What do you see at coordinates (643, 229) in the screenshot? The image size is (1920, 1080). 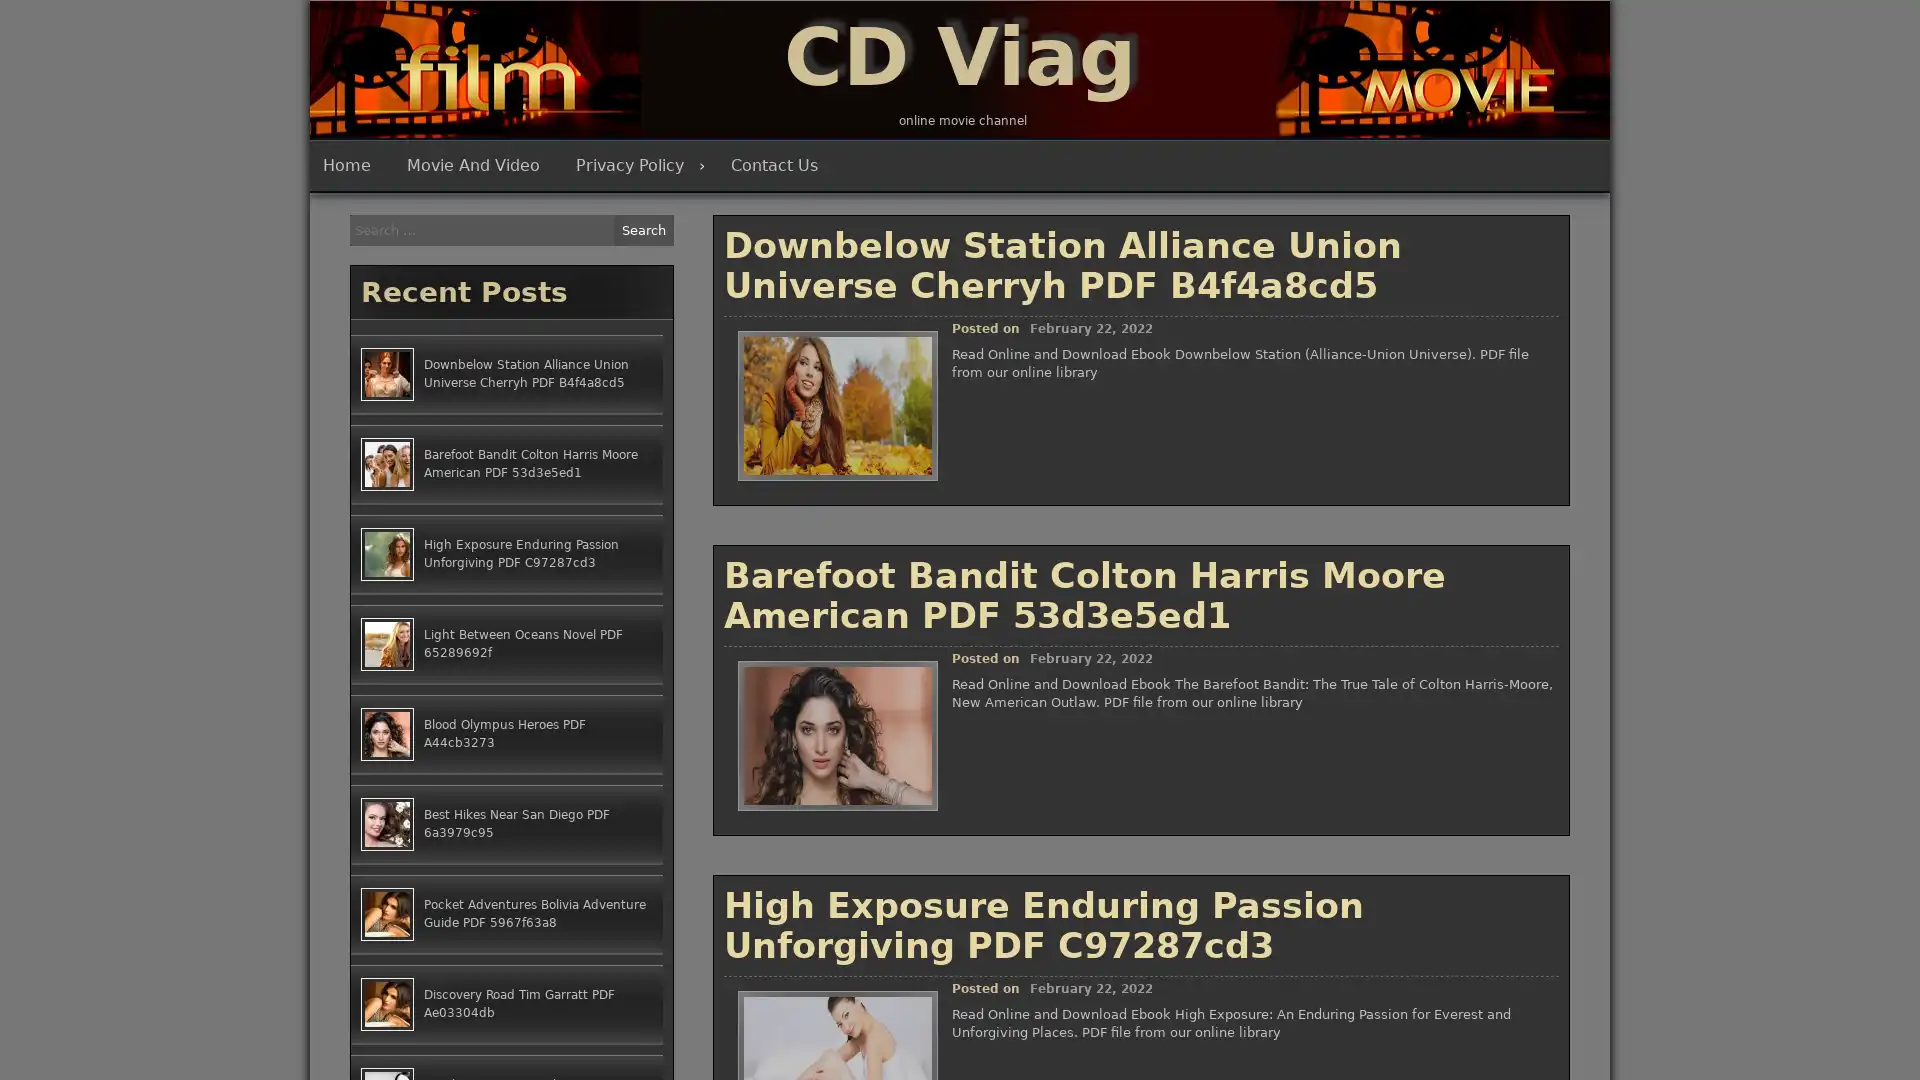 I see `Search` at bounding box center [643, 229].